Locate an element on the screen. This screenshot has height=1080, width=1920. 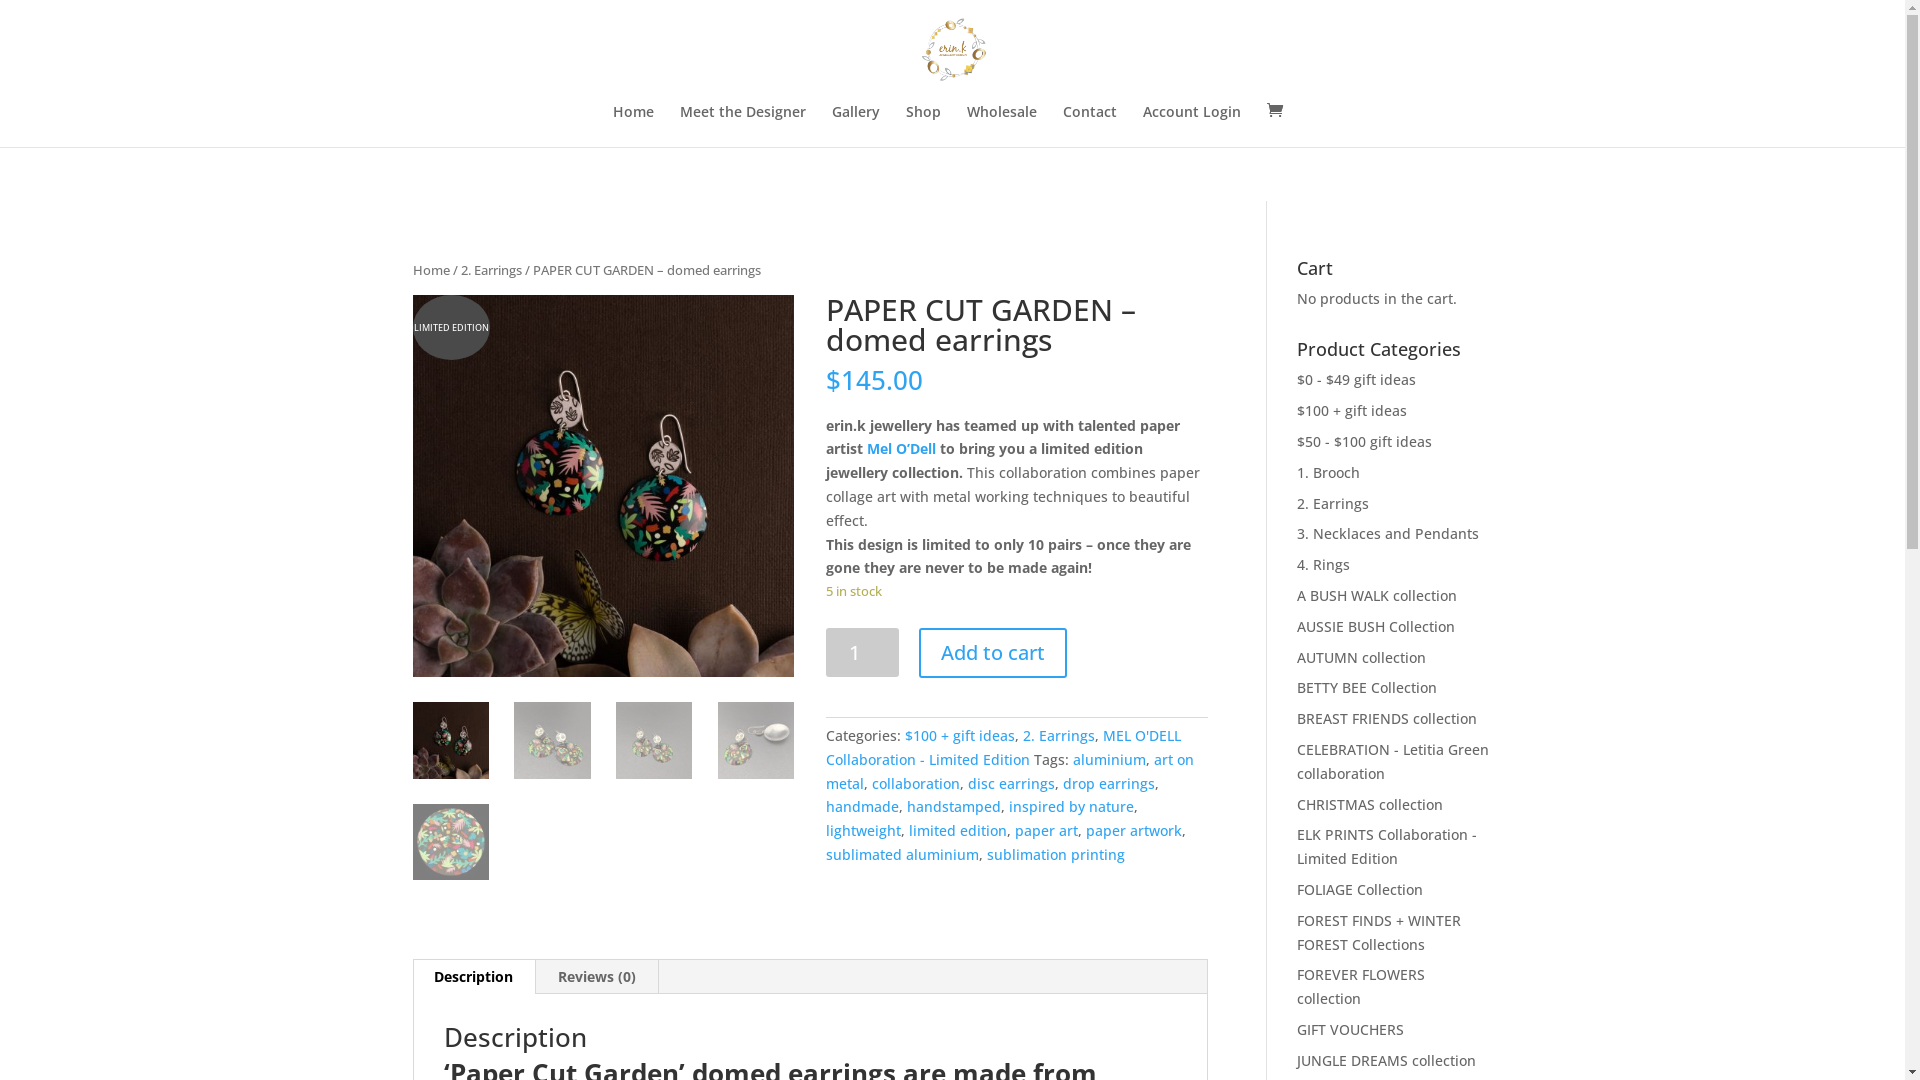
'1. Brooch' is located at coordinates (1328, 472).